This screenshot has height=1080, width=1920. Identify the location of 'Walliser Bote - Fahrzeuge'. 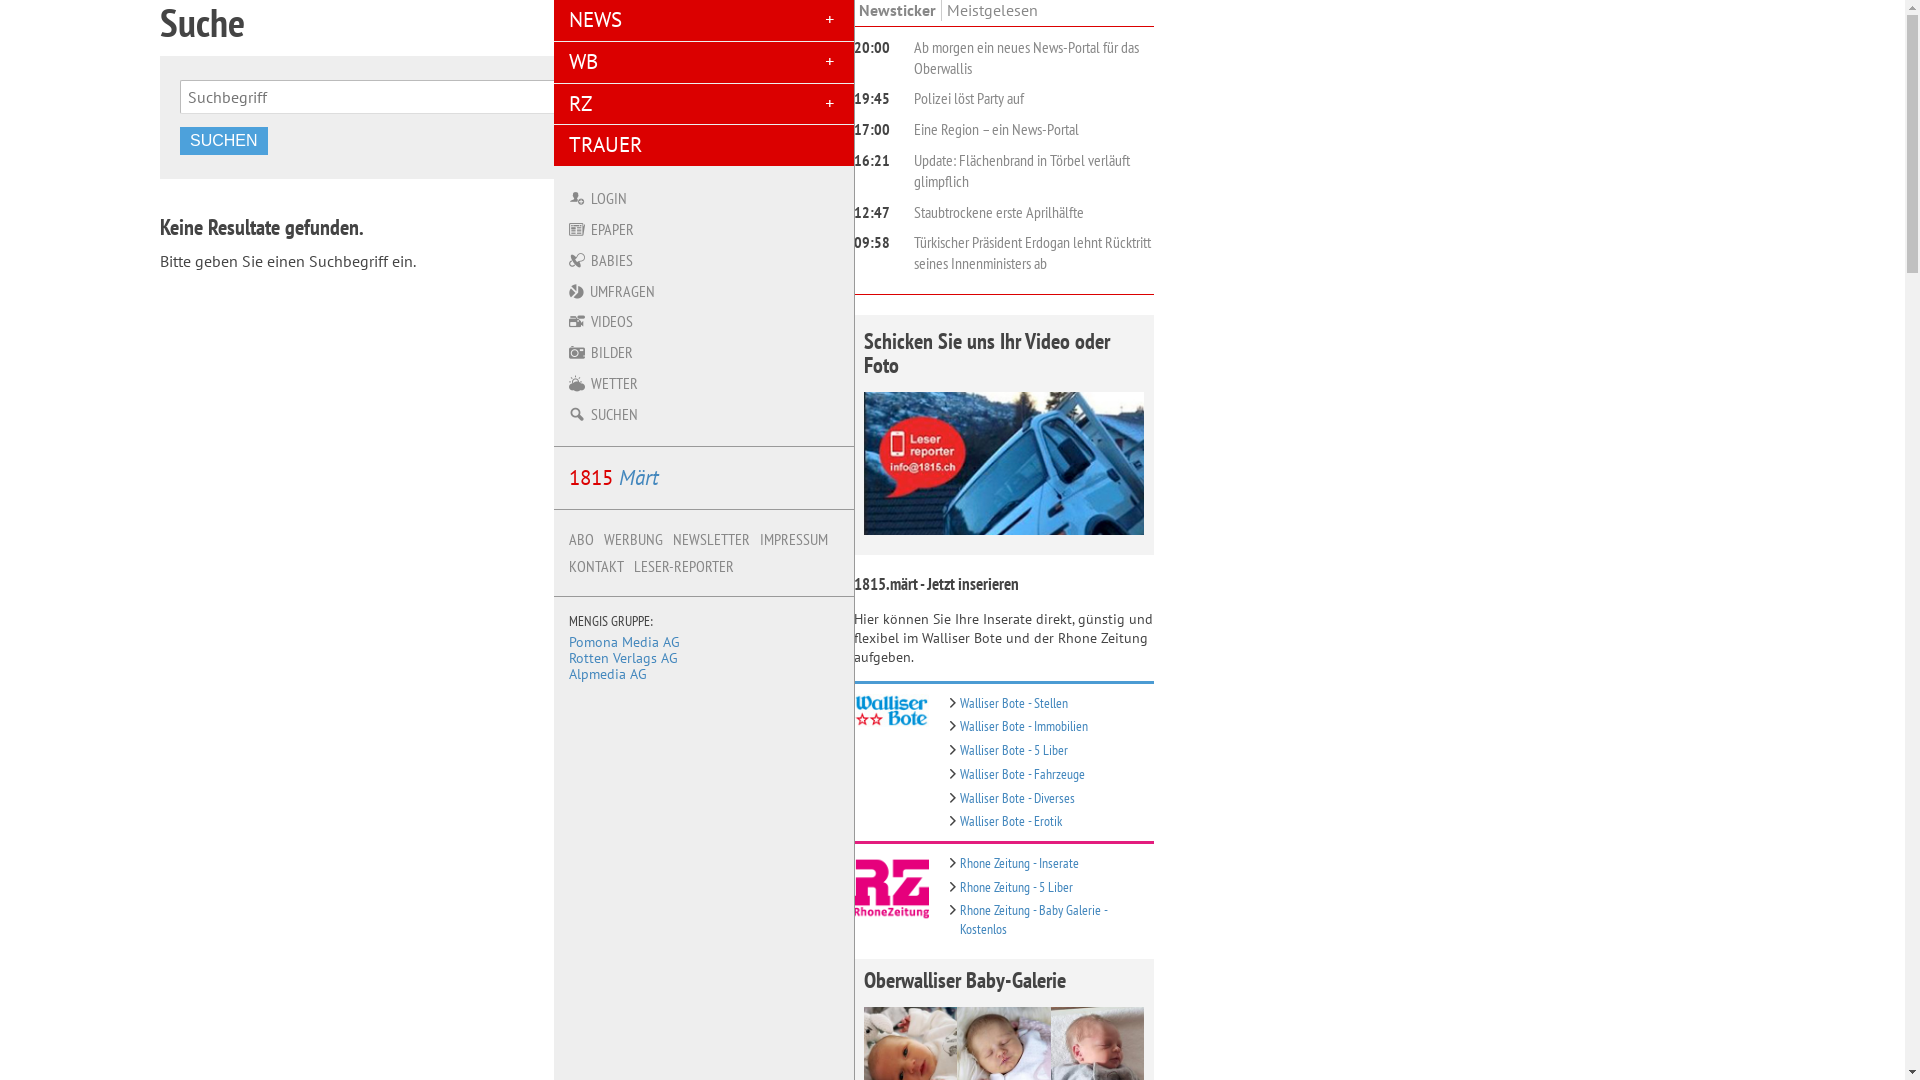
(1022, 772).